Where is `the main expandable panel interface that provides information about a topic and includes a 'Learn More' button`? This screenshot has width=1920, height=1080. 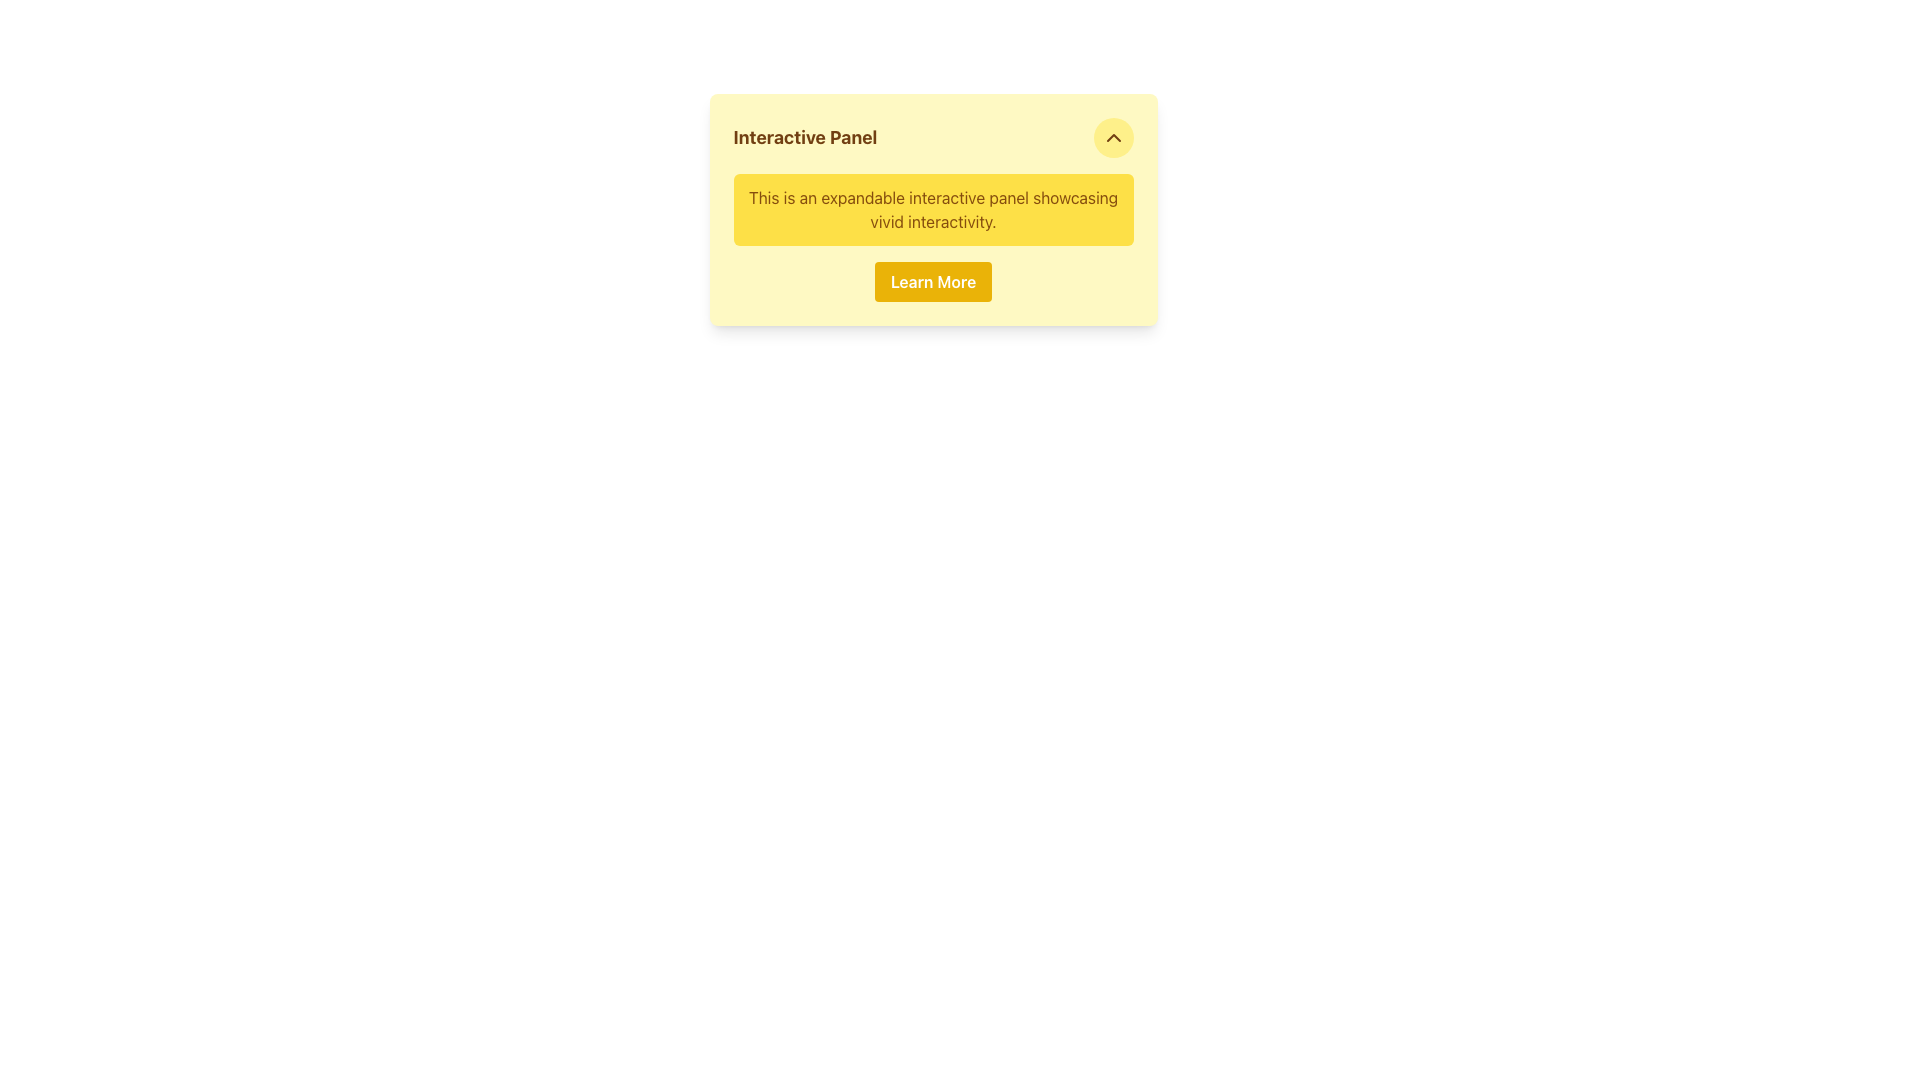
the main expandable panel interface that provides information about a topic and includes a 'Learn More' button is located at coordinates (932, 209).